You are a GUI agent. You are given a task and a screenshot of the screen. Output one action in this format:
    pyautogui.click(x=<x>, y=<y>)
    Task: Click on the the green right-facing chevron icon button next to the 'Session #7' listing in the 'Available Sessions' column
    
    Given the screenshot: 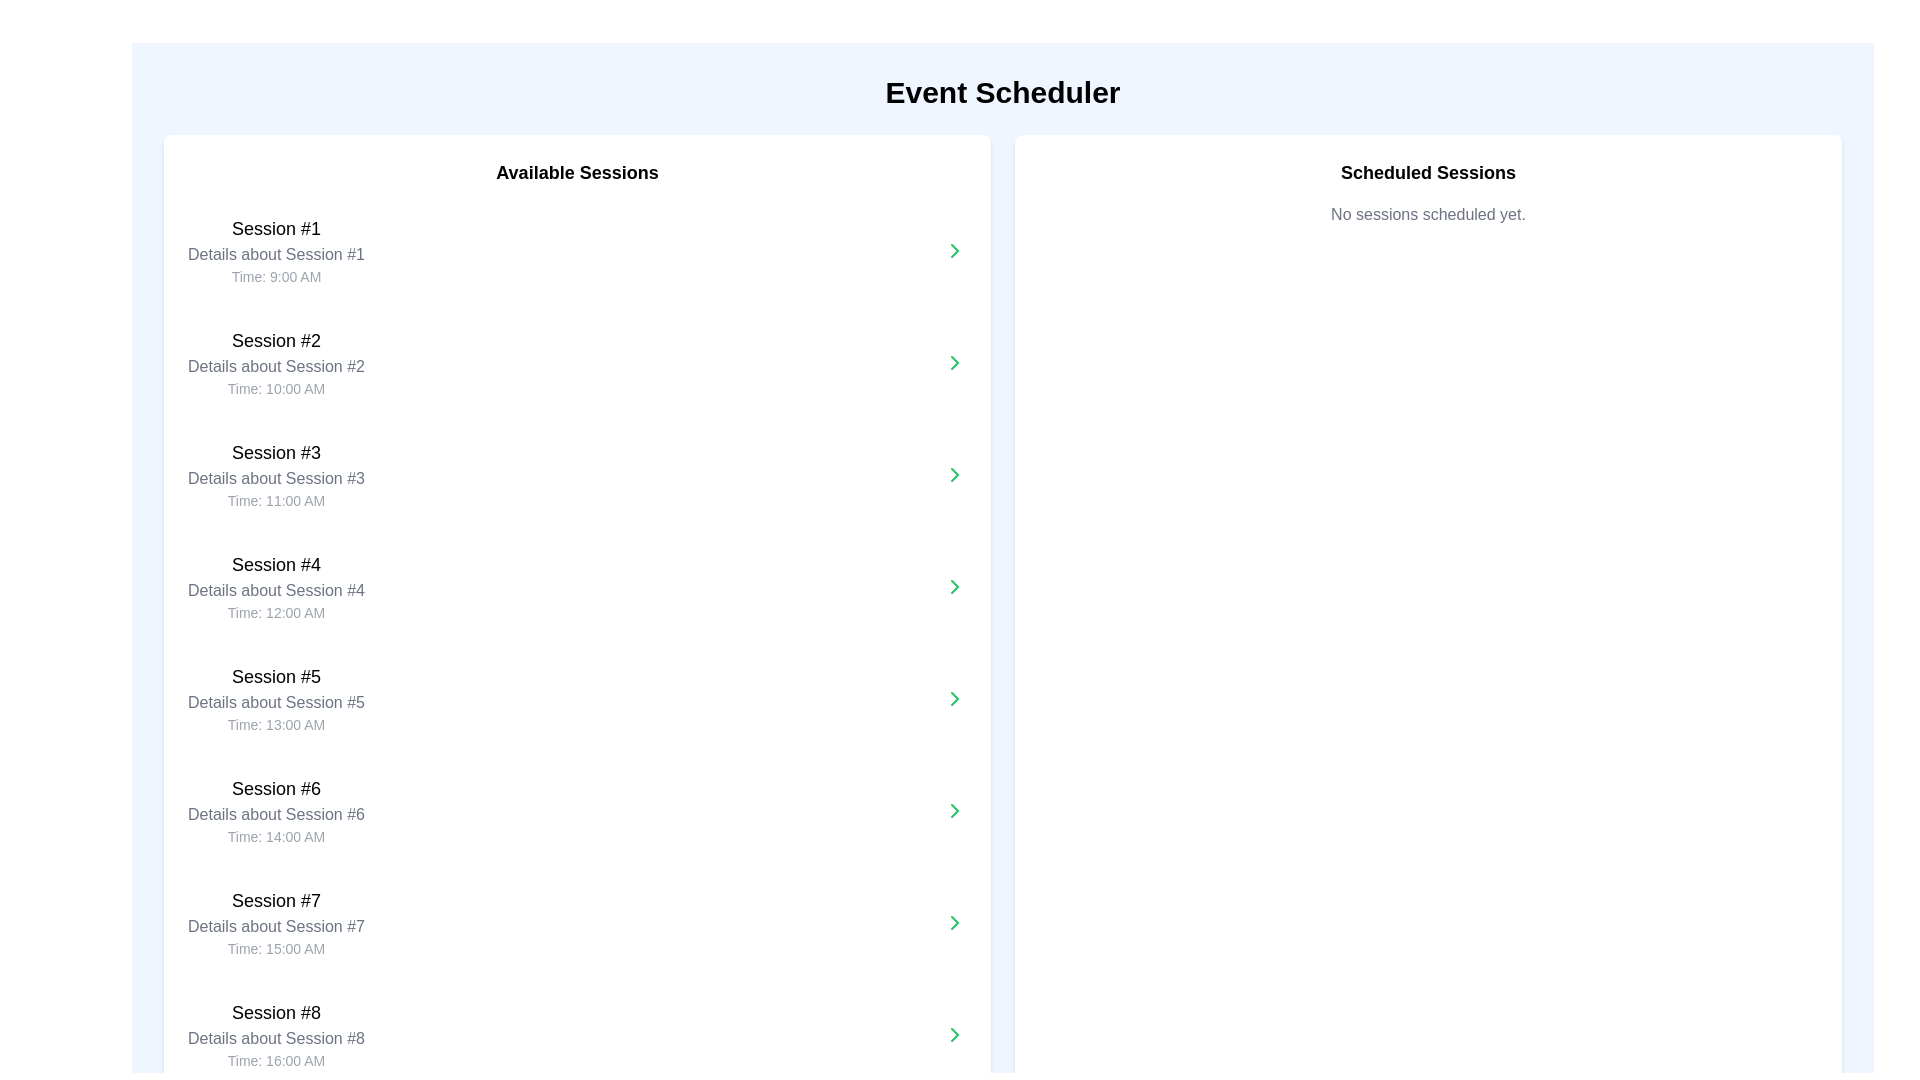 What is the action you would take?
    pyautogui.click(x=954, y=922)
    